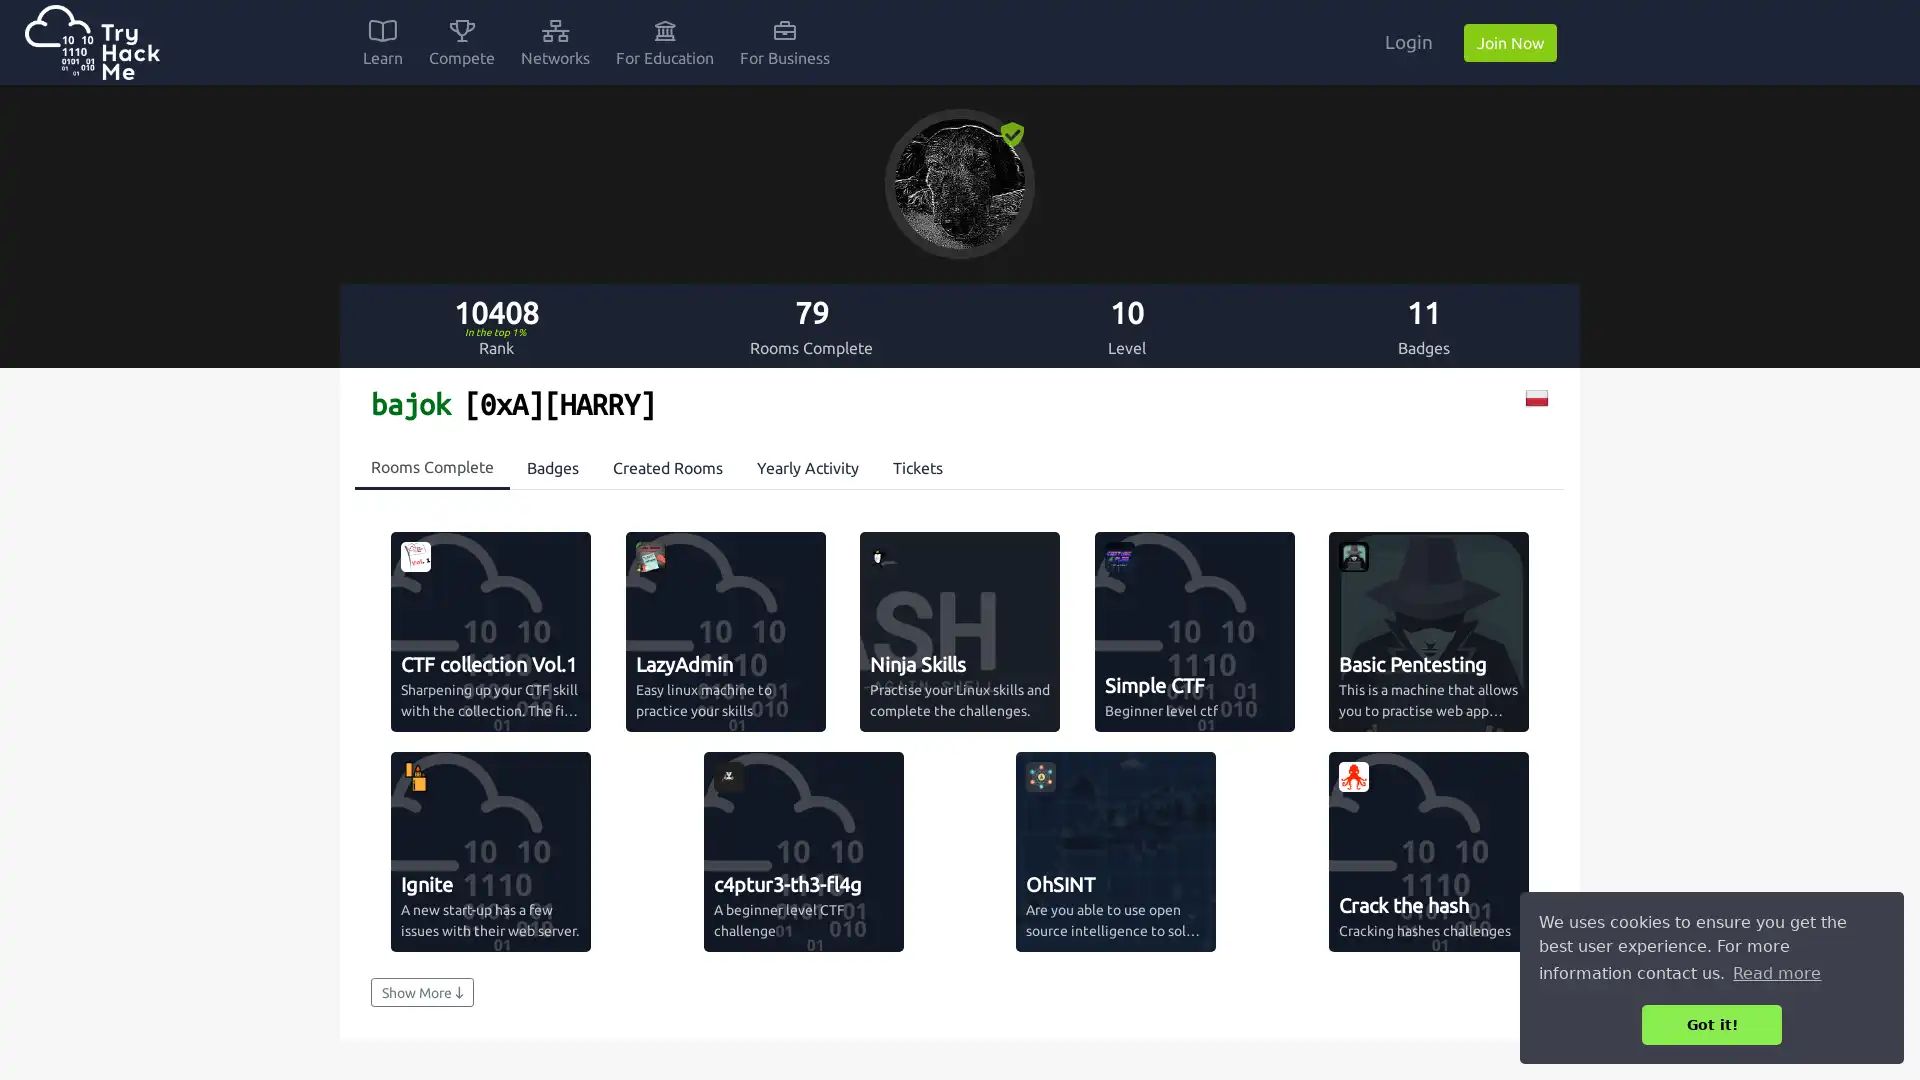 The width and height of the screenshot is (1920, 1080). What do you see at coordinates (1510, 42) in the screenshot?
I see `Join Now` at bounding box center [1510, 42].